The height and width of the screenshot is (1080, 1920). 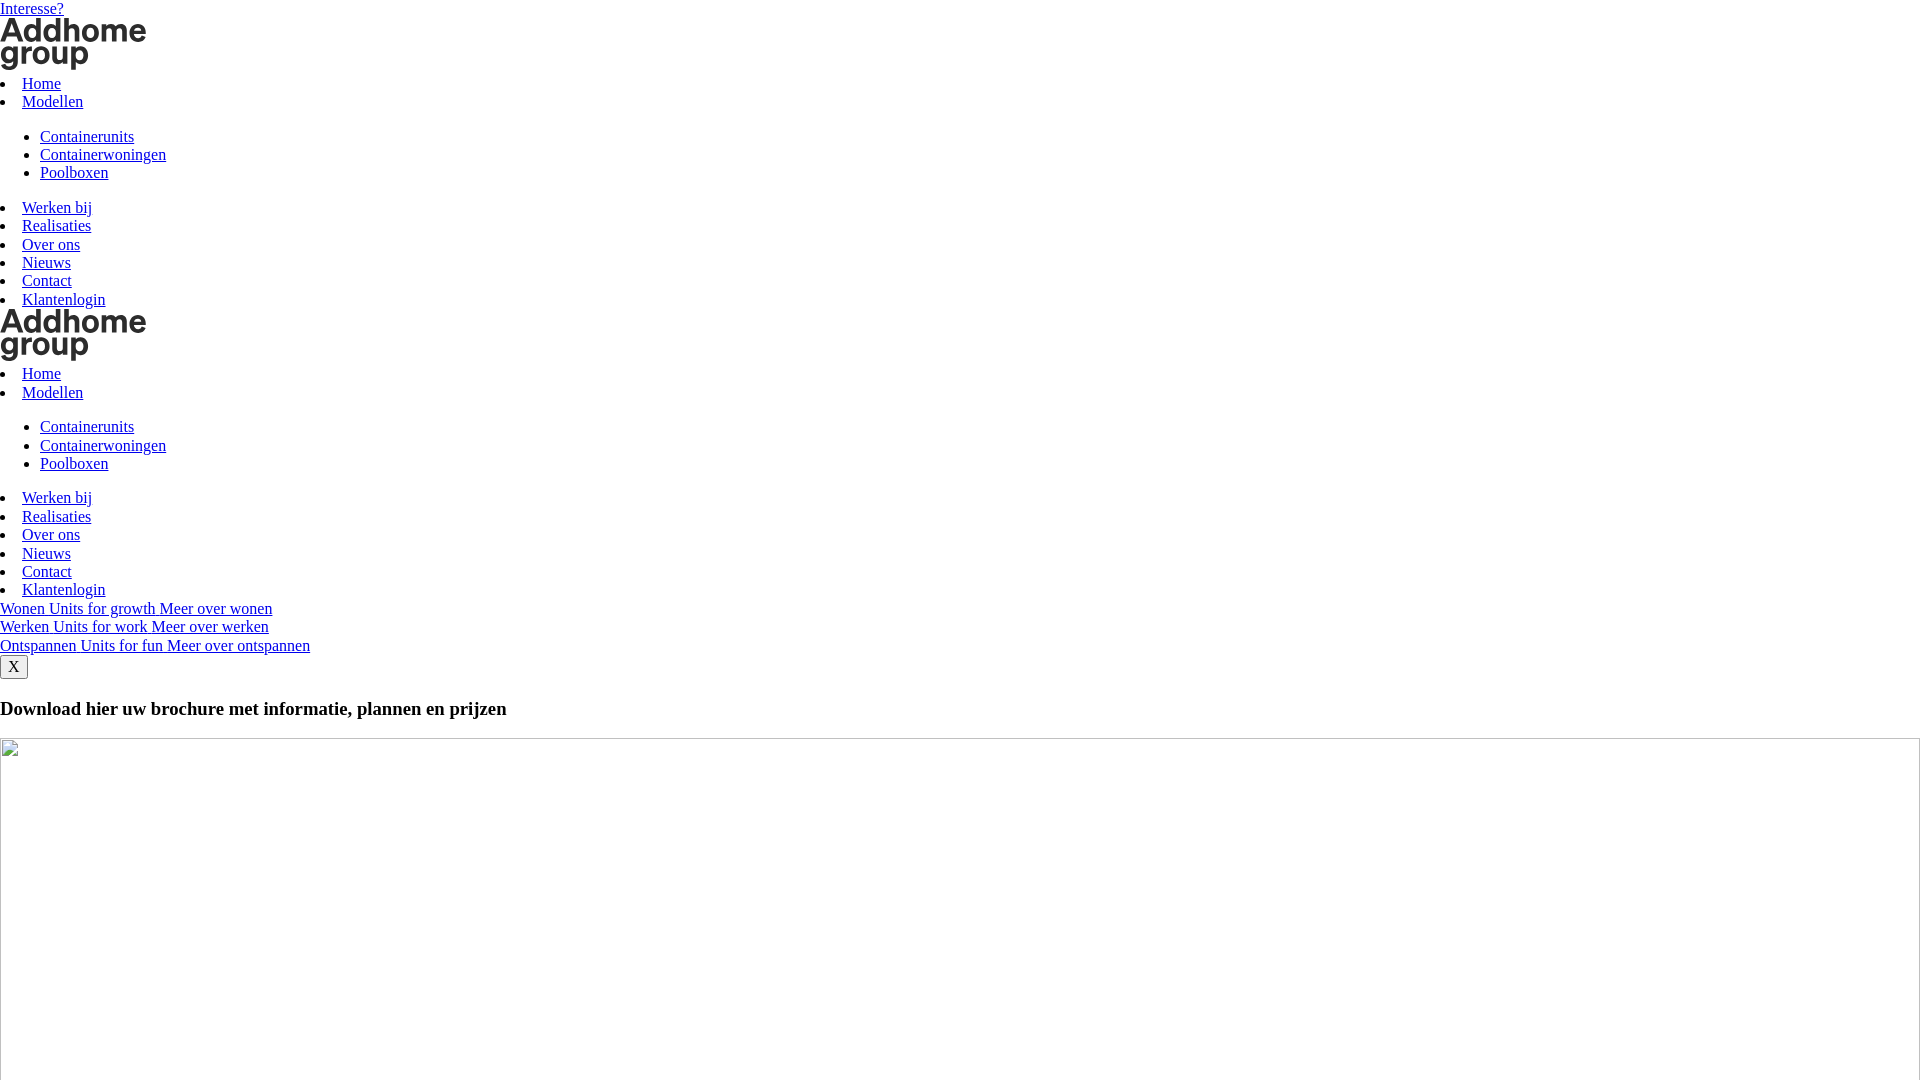 I want to click on 'Poolboxen', so click(x=73, y=463).